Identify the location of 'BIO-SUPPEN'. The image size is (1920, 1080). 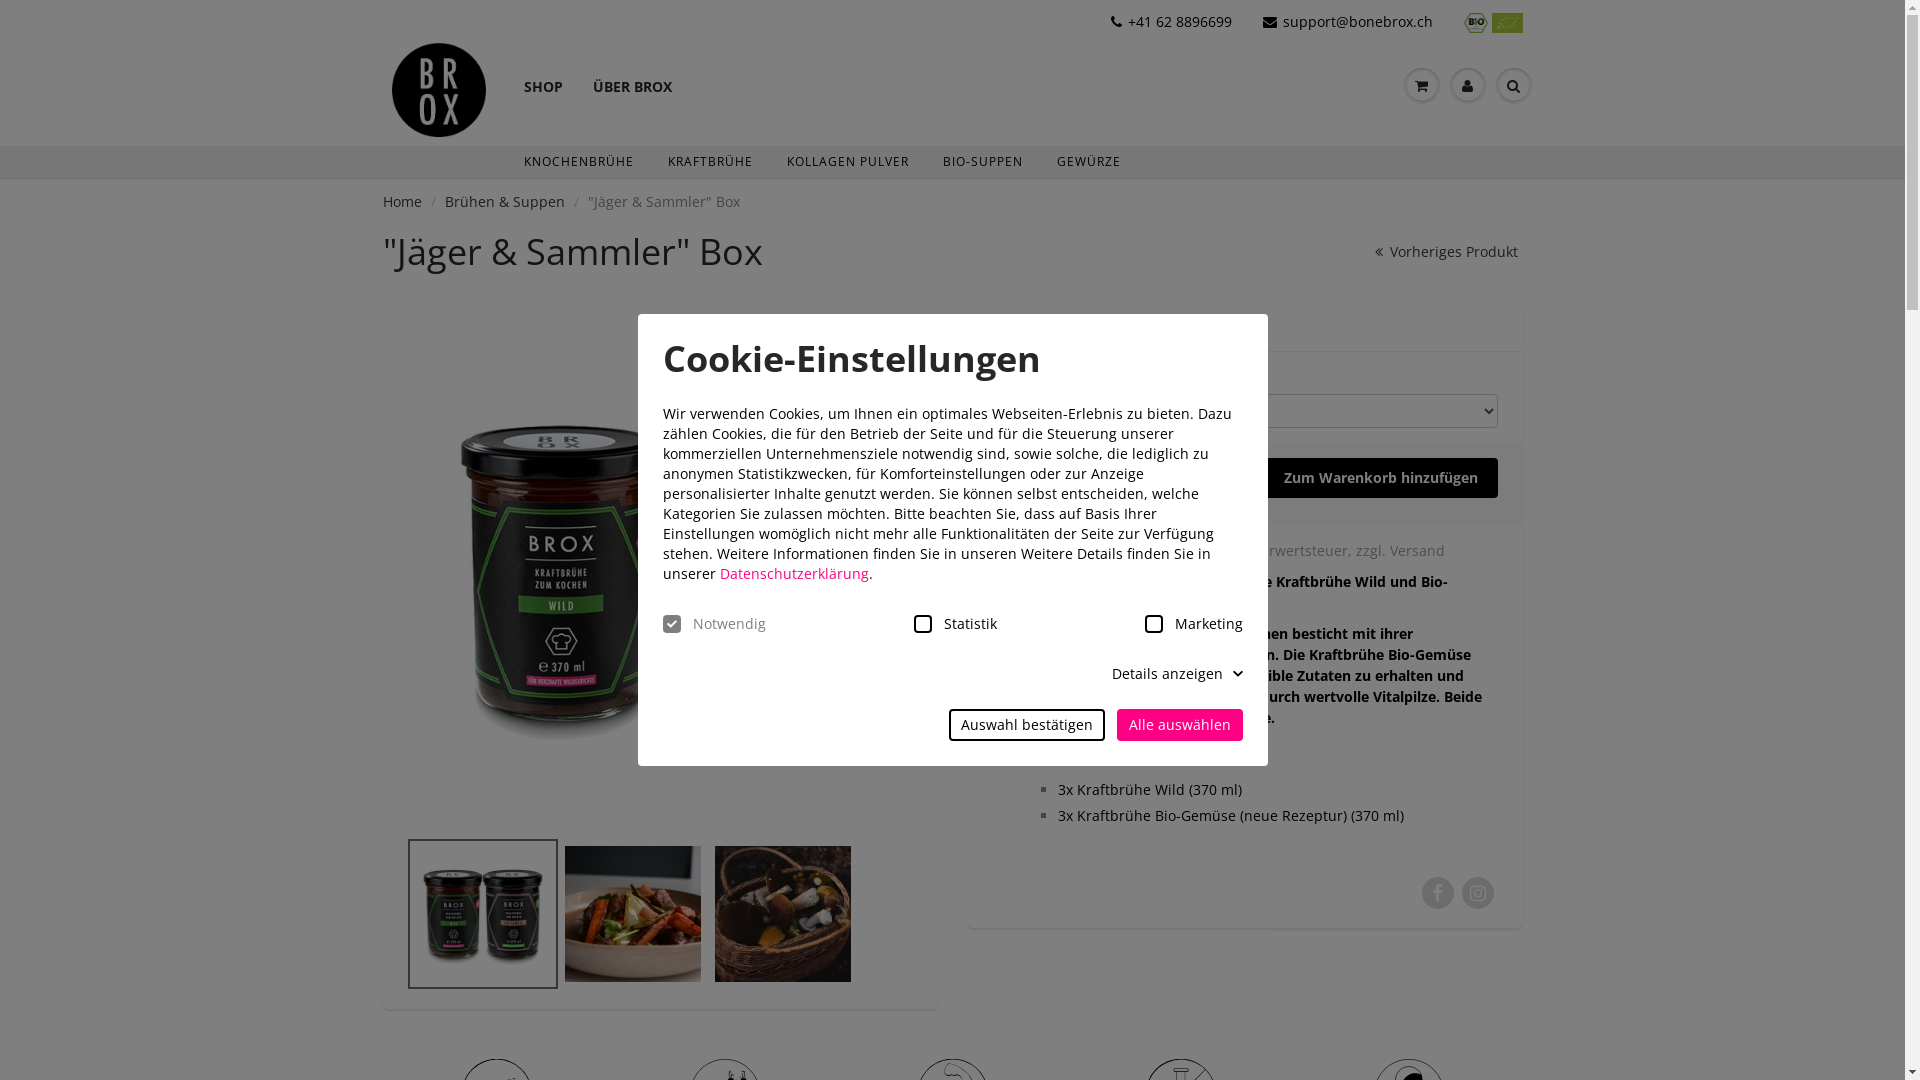
(983, 160).